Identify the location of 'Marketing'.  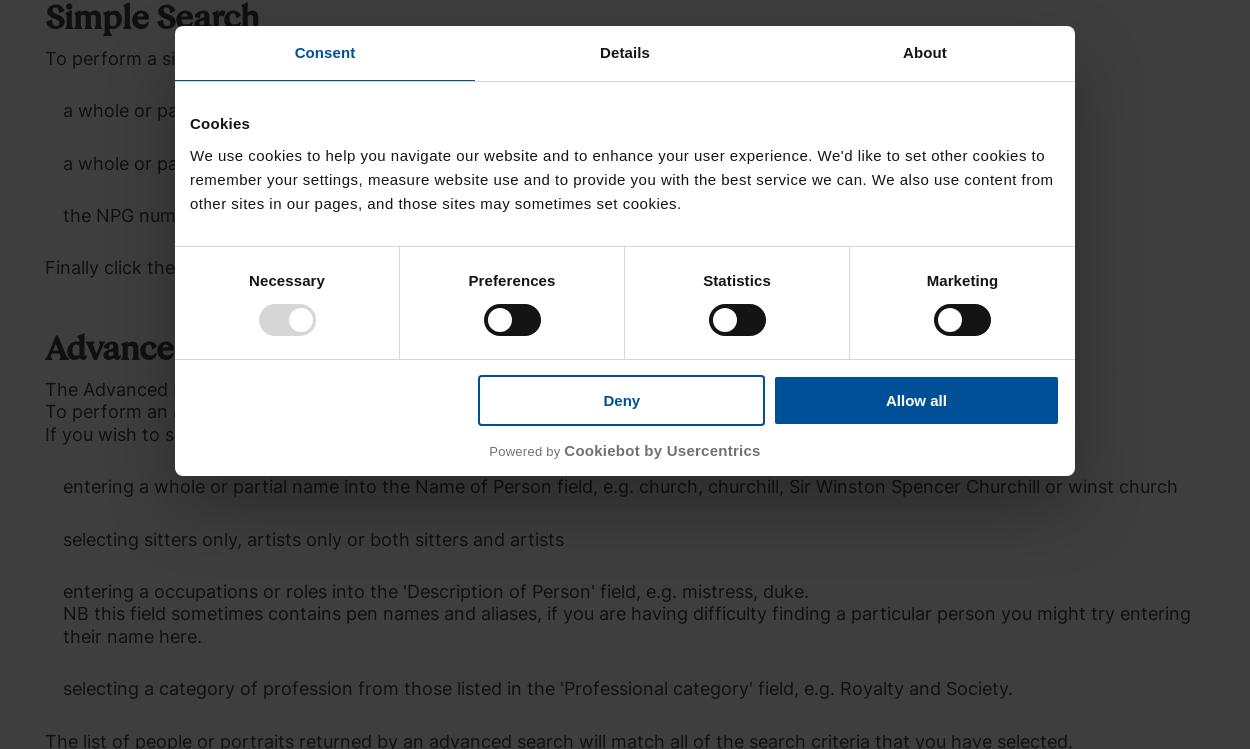
(960, 279).